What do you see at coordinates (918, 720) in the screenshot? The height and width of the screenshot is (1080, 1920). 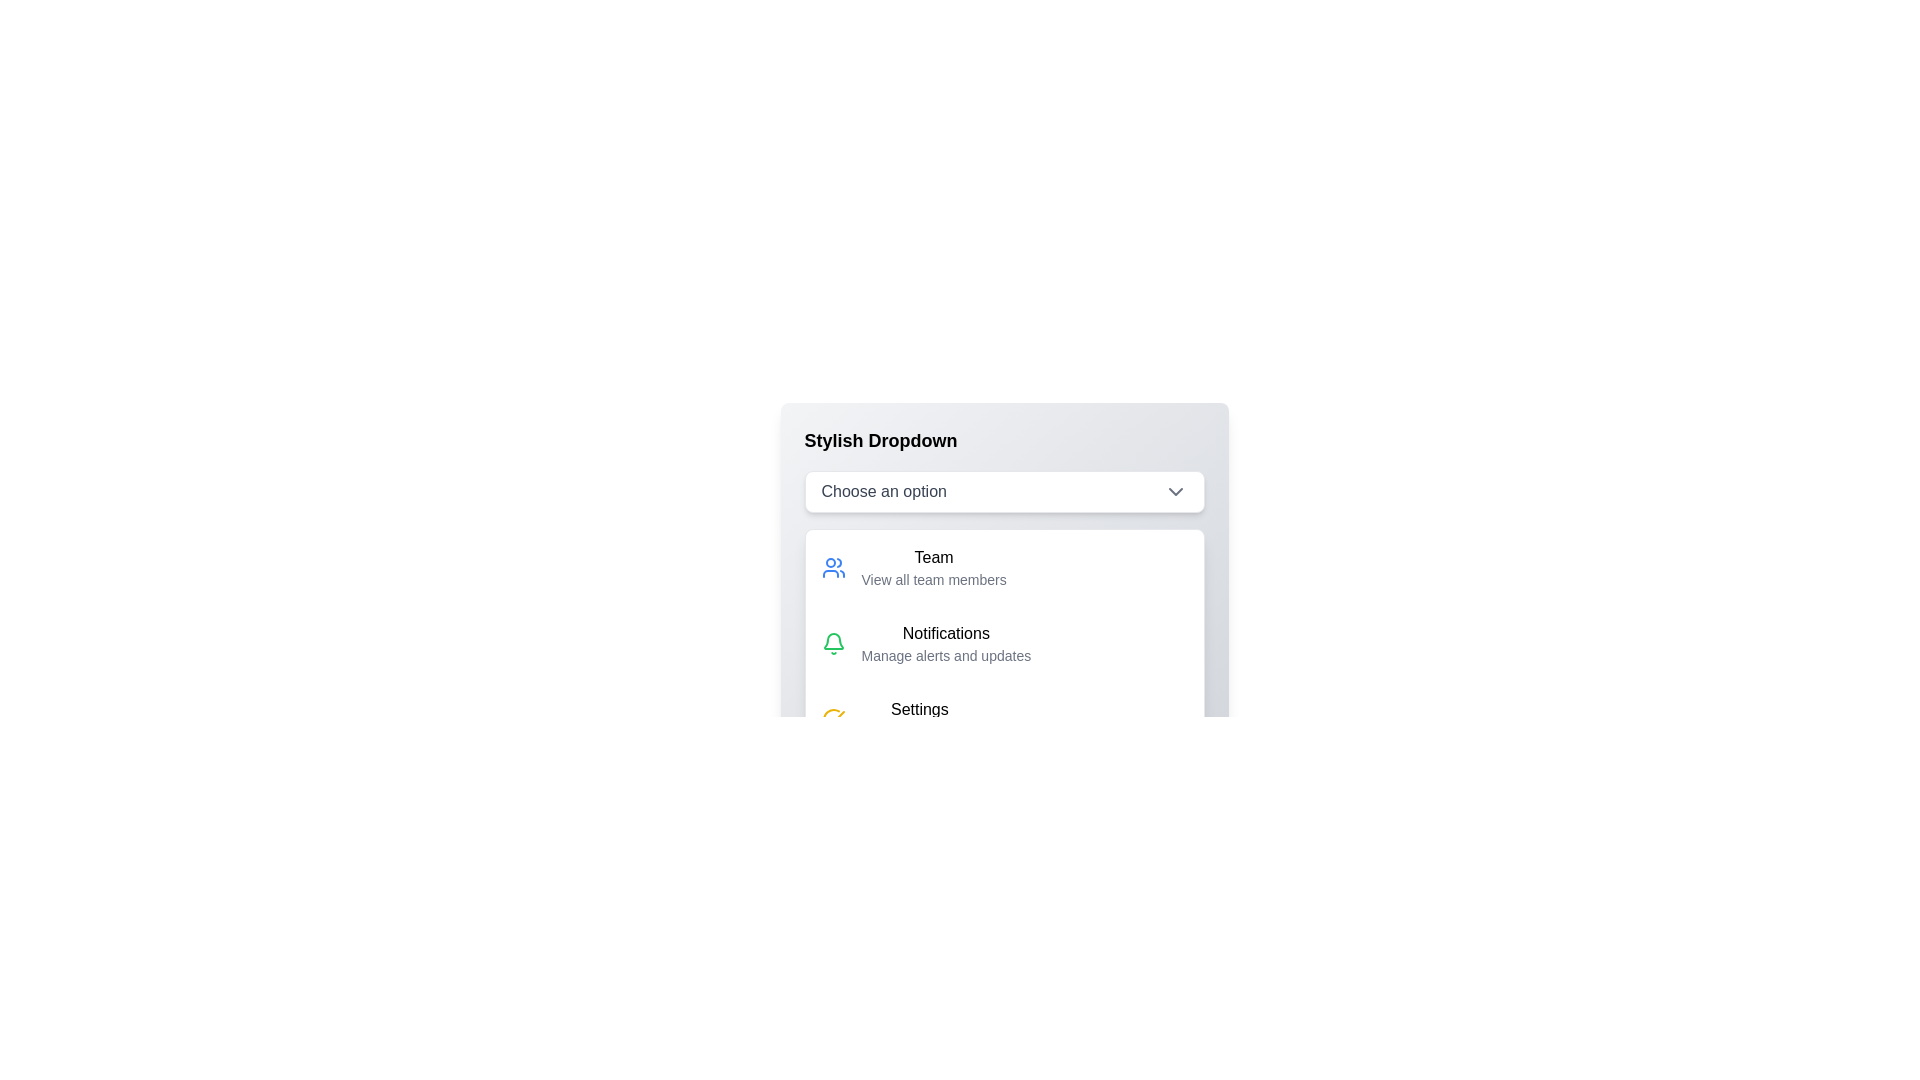 I see `the third item in the dropdown menu that serves as a selectable option for accessing the settings page` at bounding box center [918, 720].